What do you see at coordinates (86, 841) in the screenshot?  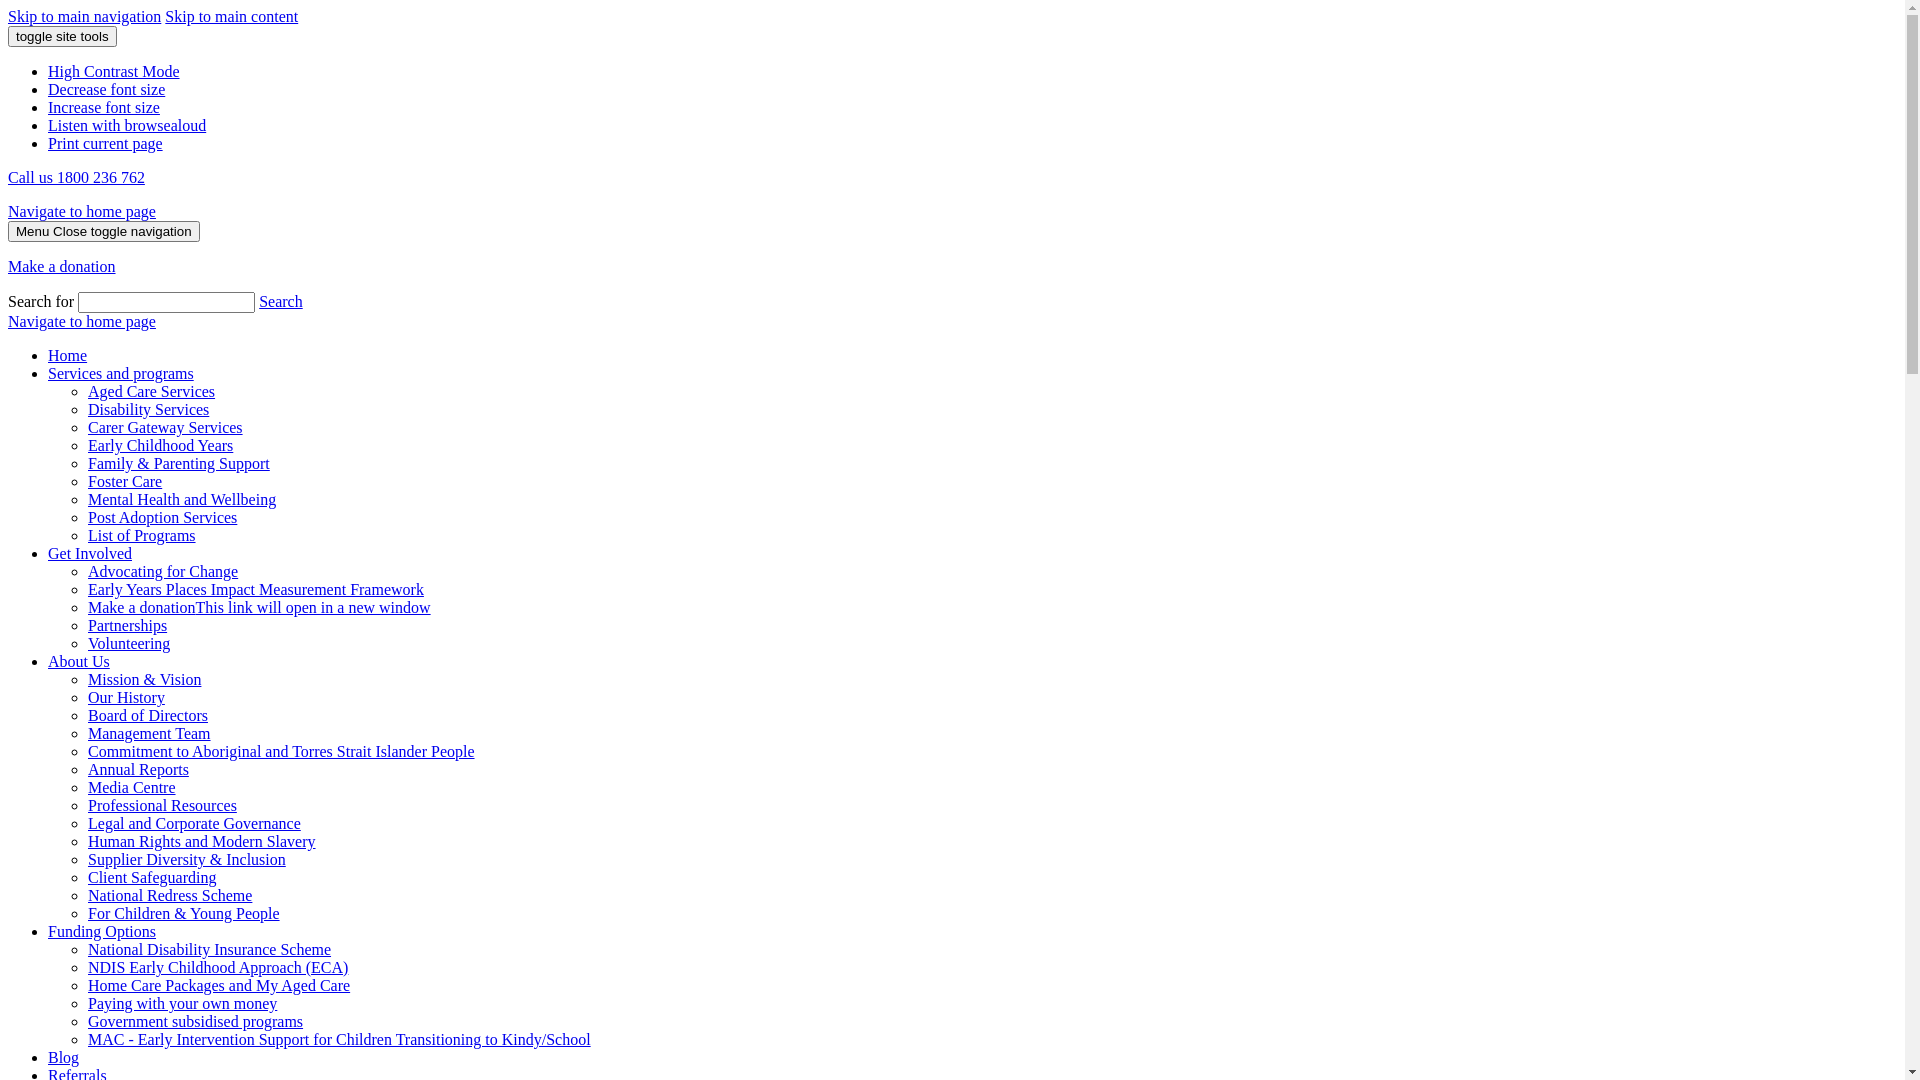 I see `'Human Rights and Modern Slavery'` at bounding box center [86, 841].